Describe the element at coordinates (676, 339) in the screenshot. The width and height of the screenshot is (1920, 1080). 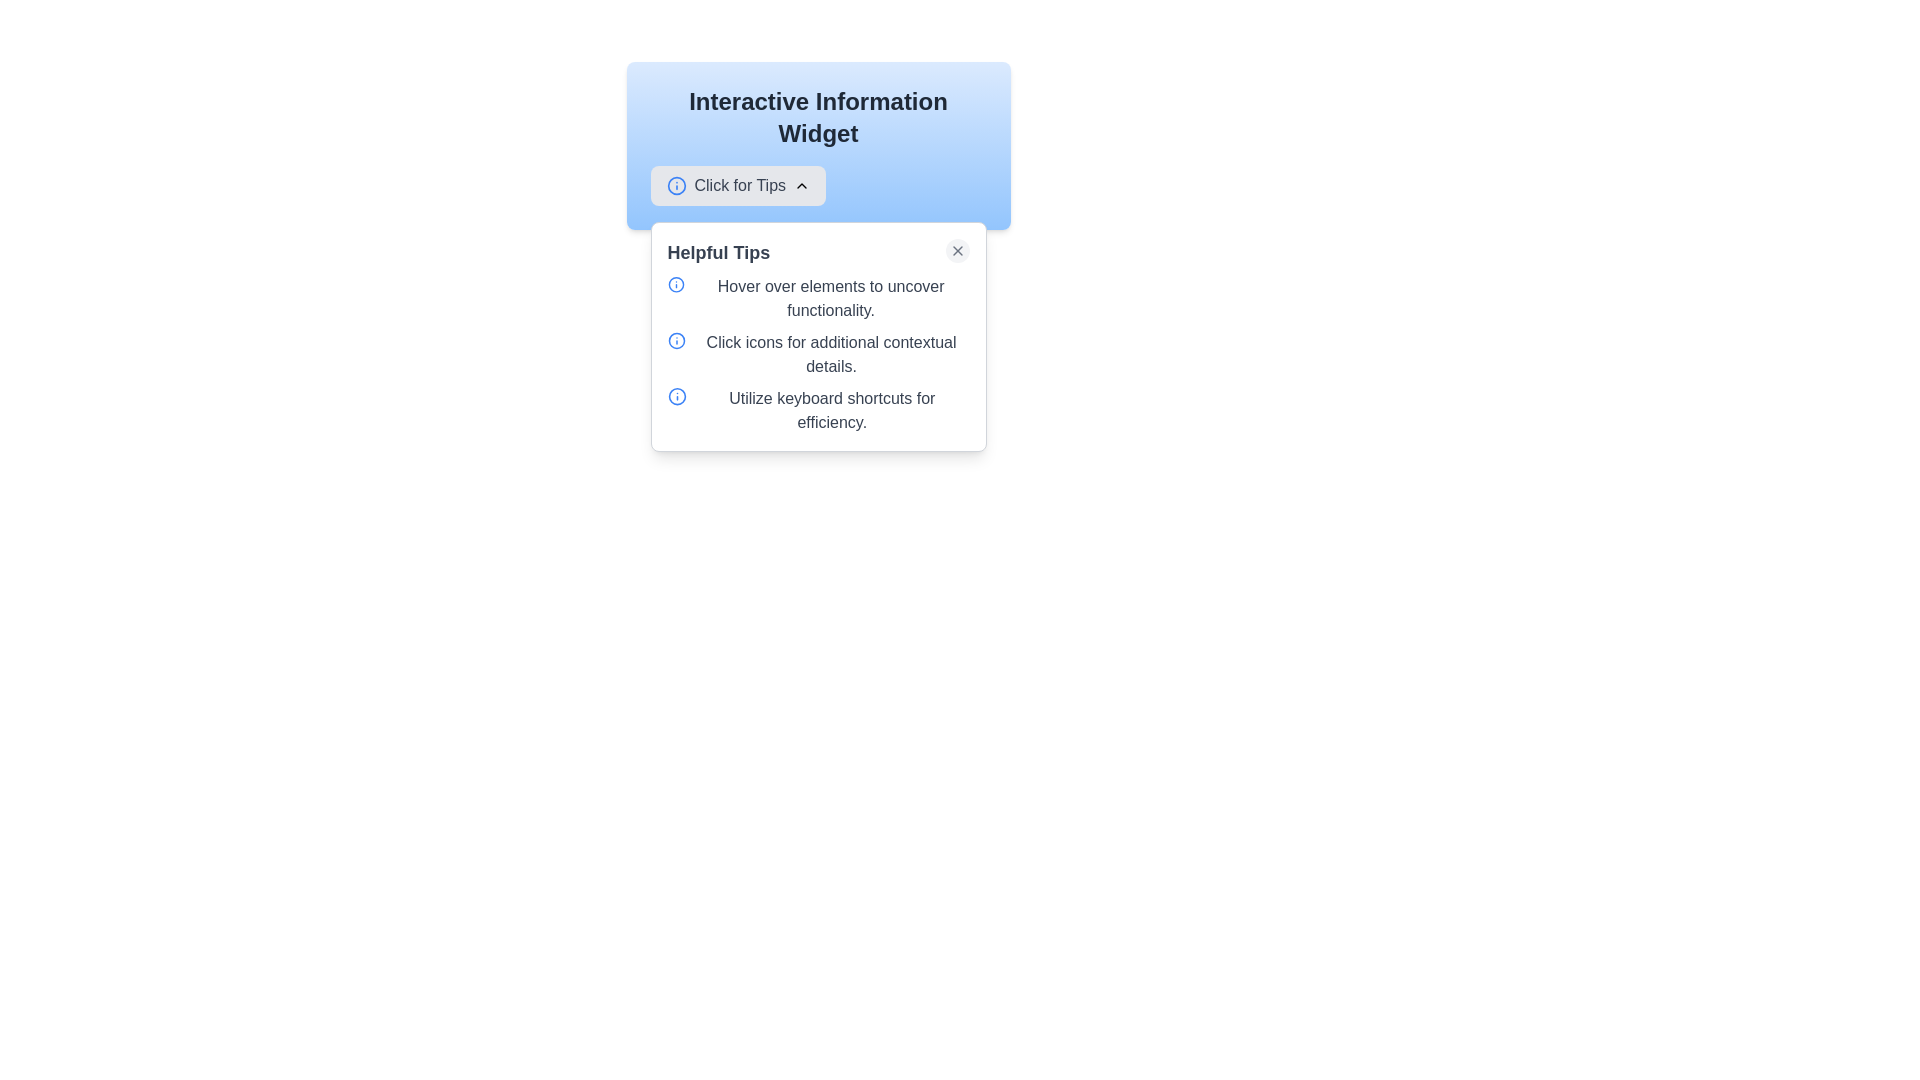
I see `SVG circle component located in the 'Helpful Tips' section, positioned to the left of the text 'Hover over elements to uncover functionality.' for debugging purposes` at that location.